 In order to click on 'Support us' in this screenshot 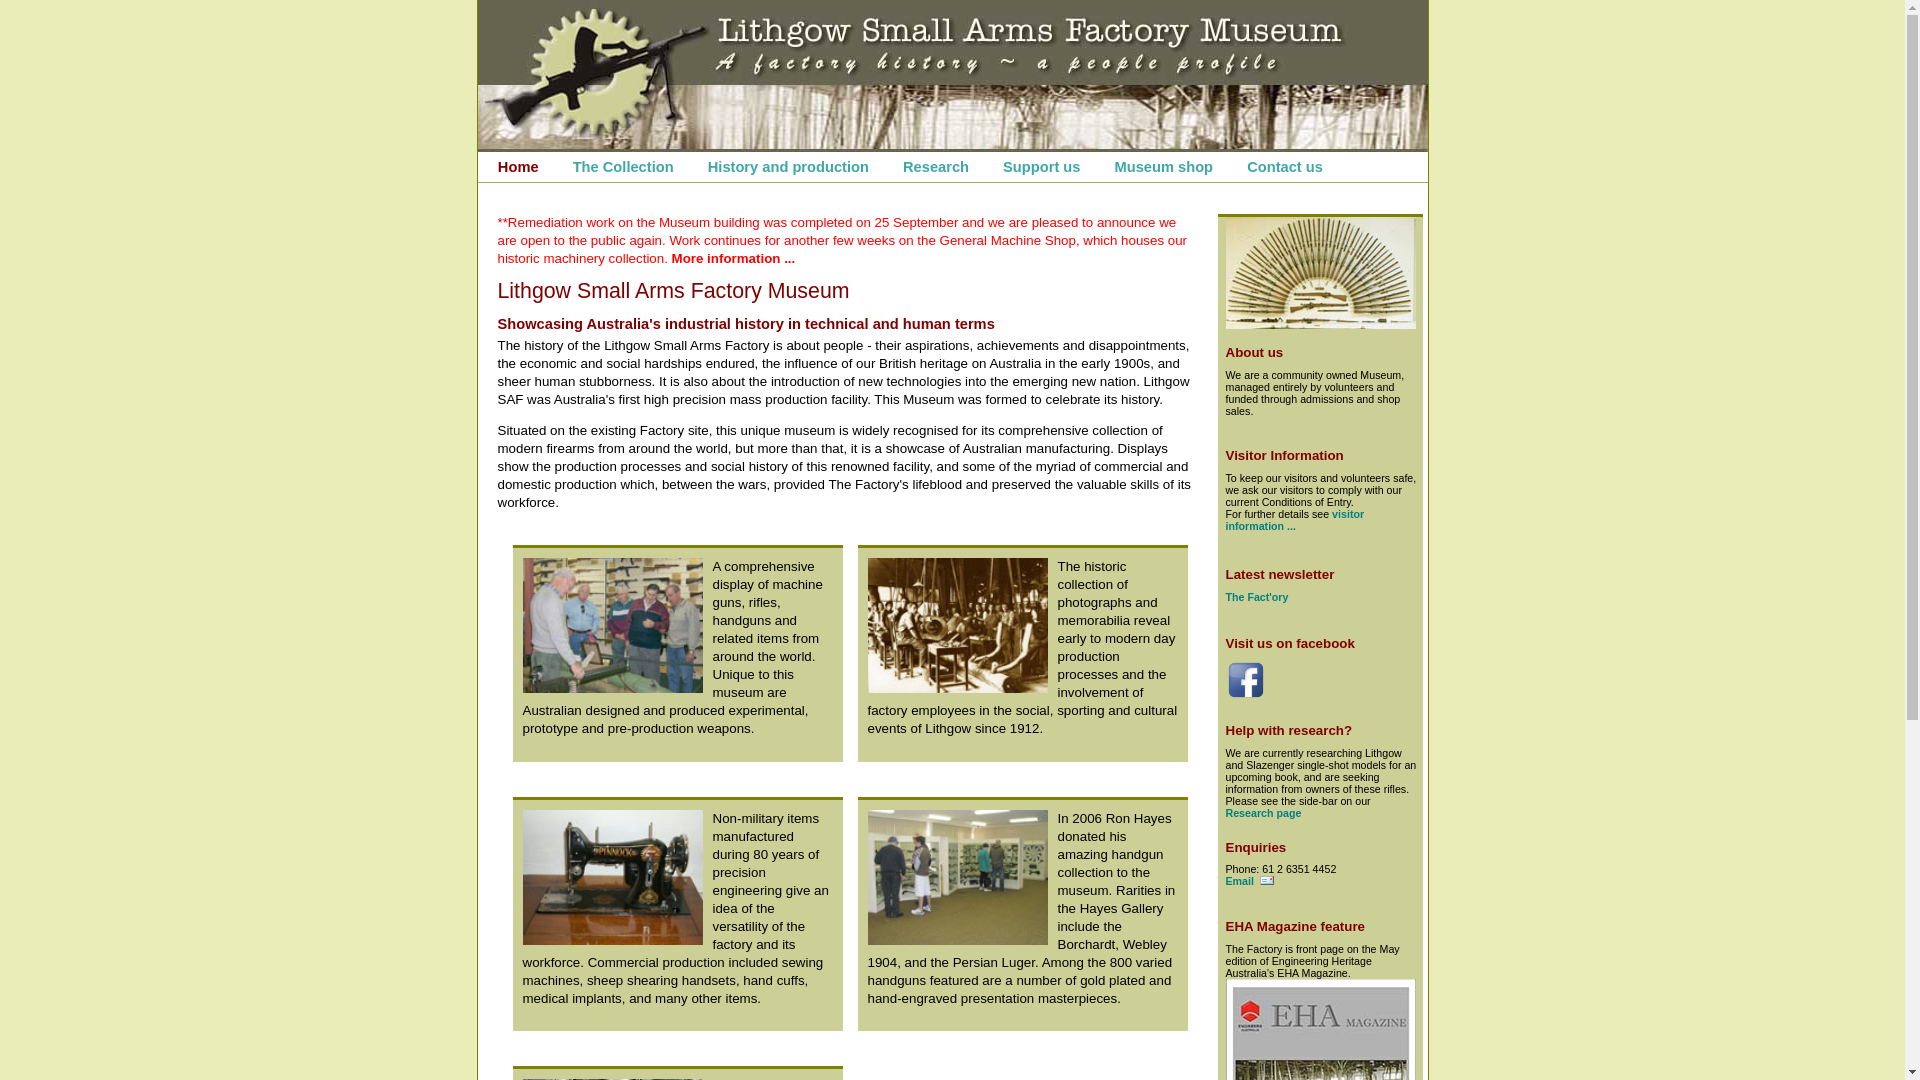, I will do `click(1040, 165)`.